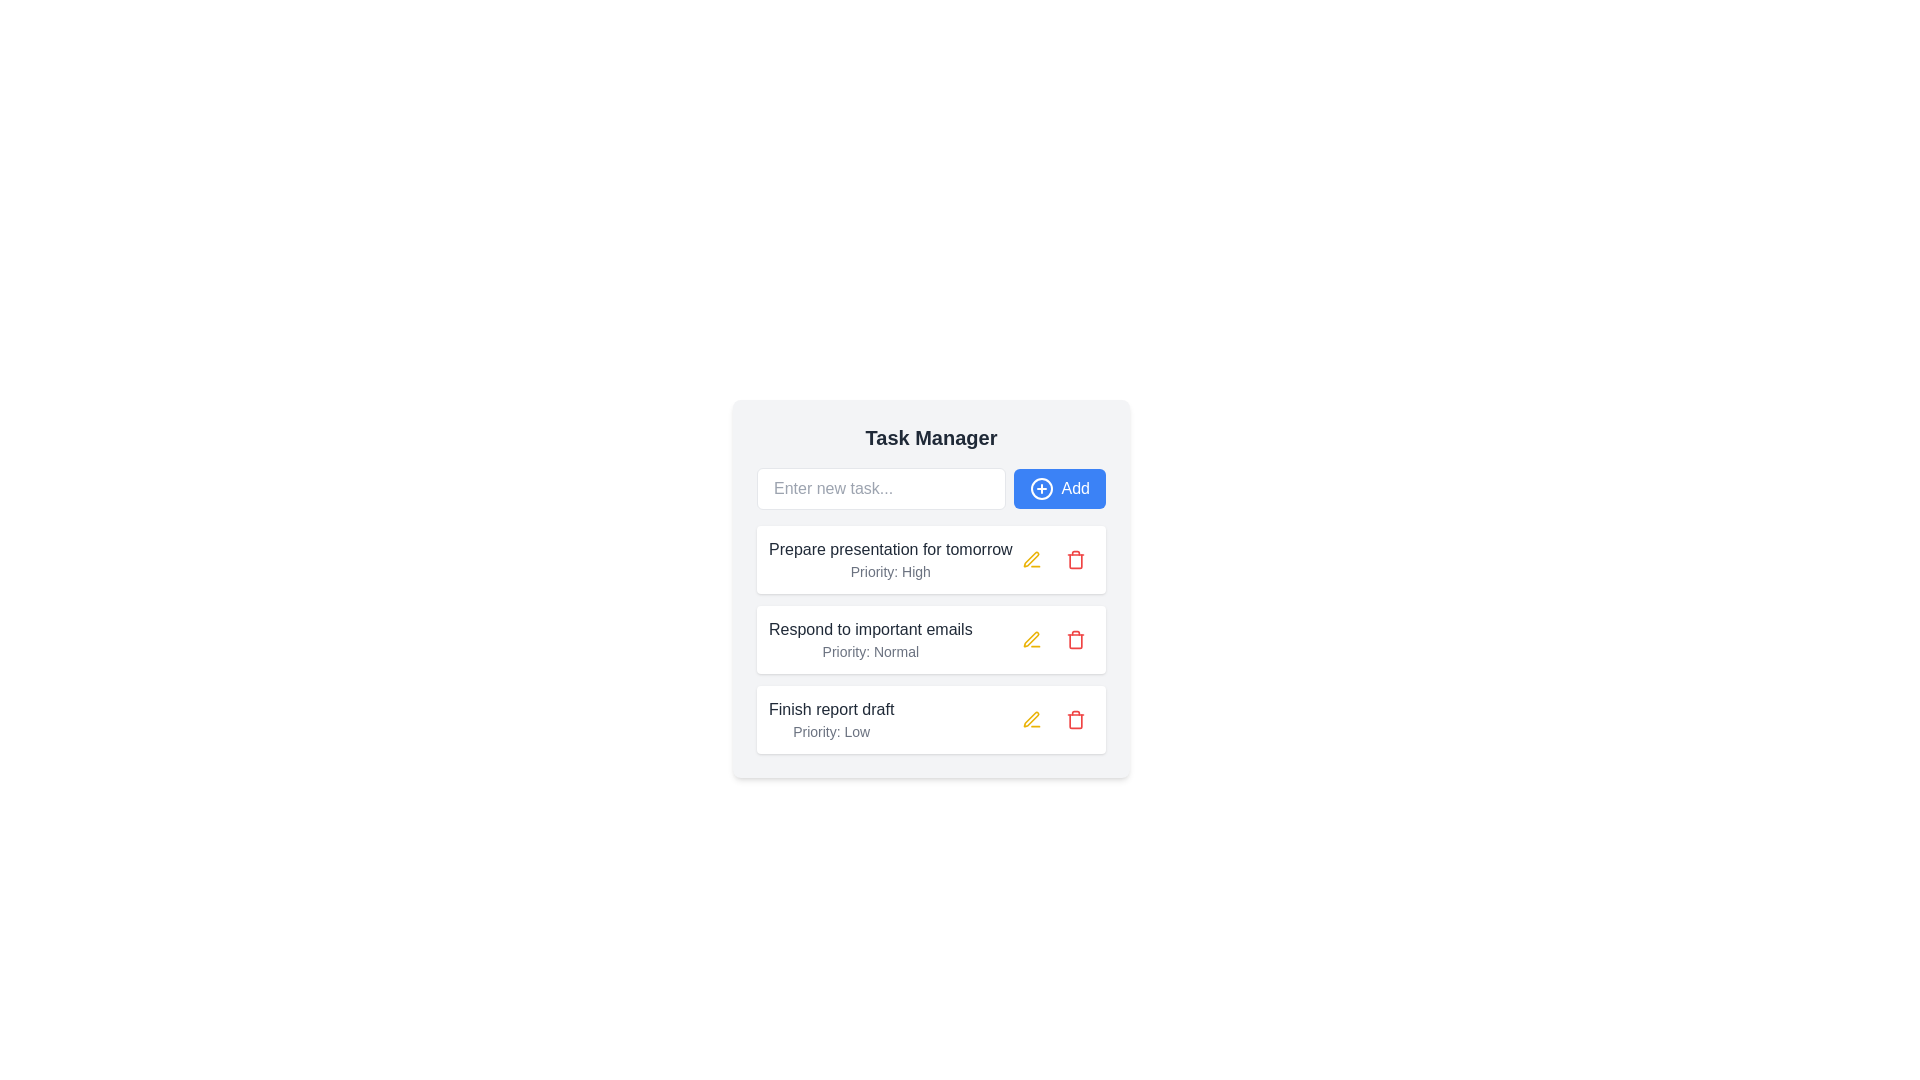 The width and height of the screenshot is (1920, 1080). Describe the element at coordinates (930, 720) in the screenshot. I see `the task item titled 'Finish report draft' which is displayed as a white rectangular box with rounded corners and contains action buttons for editing and deletion` at that location.